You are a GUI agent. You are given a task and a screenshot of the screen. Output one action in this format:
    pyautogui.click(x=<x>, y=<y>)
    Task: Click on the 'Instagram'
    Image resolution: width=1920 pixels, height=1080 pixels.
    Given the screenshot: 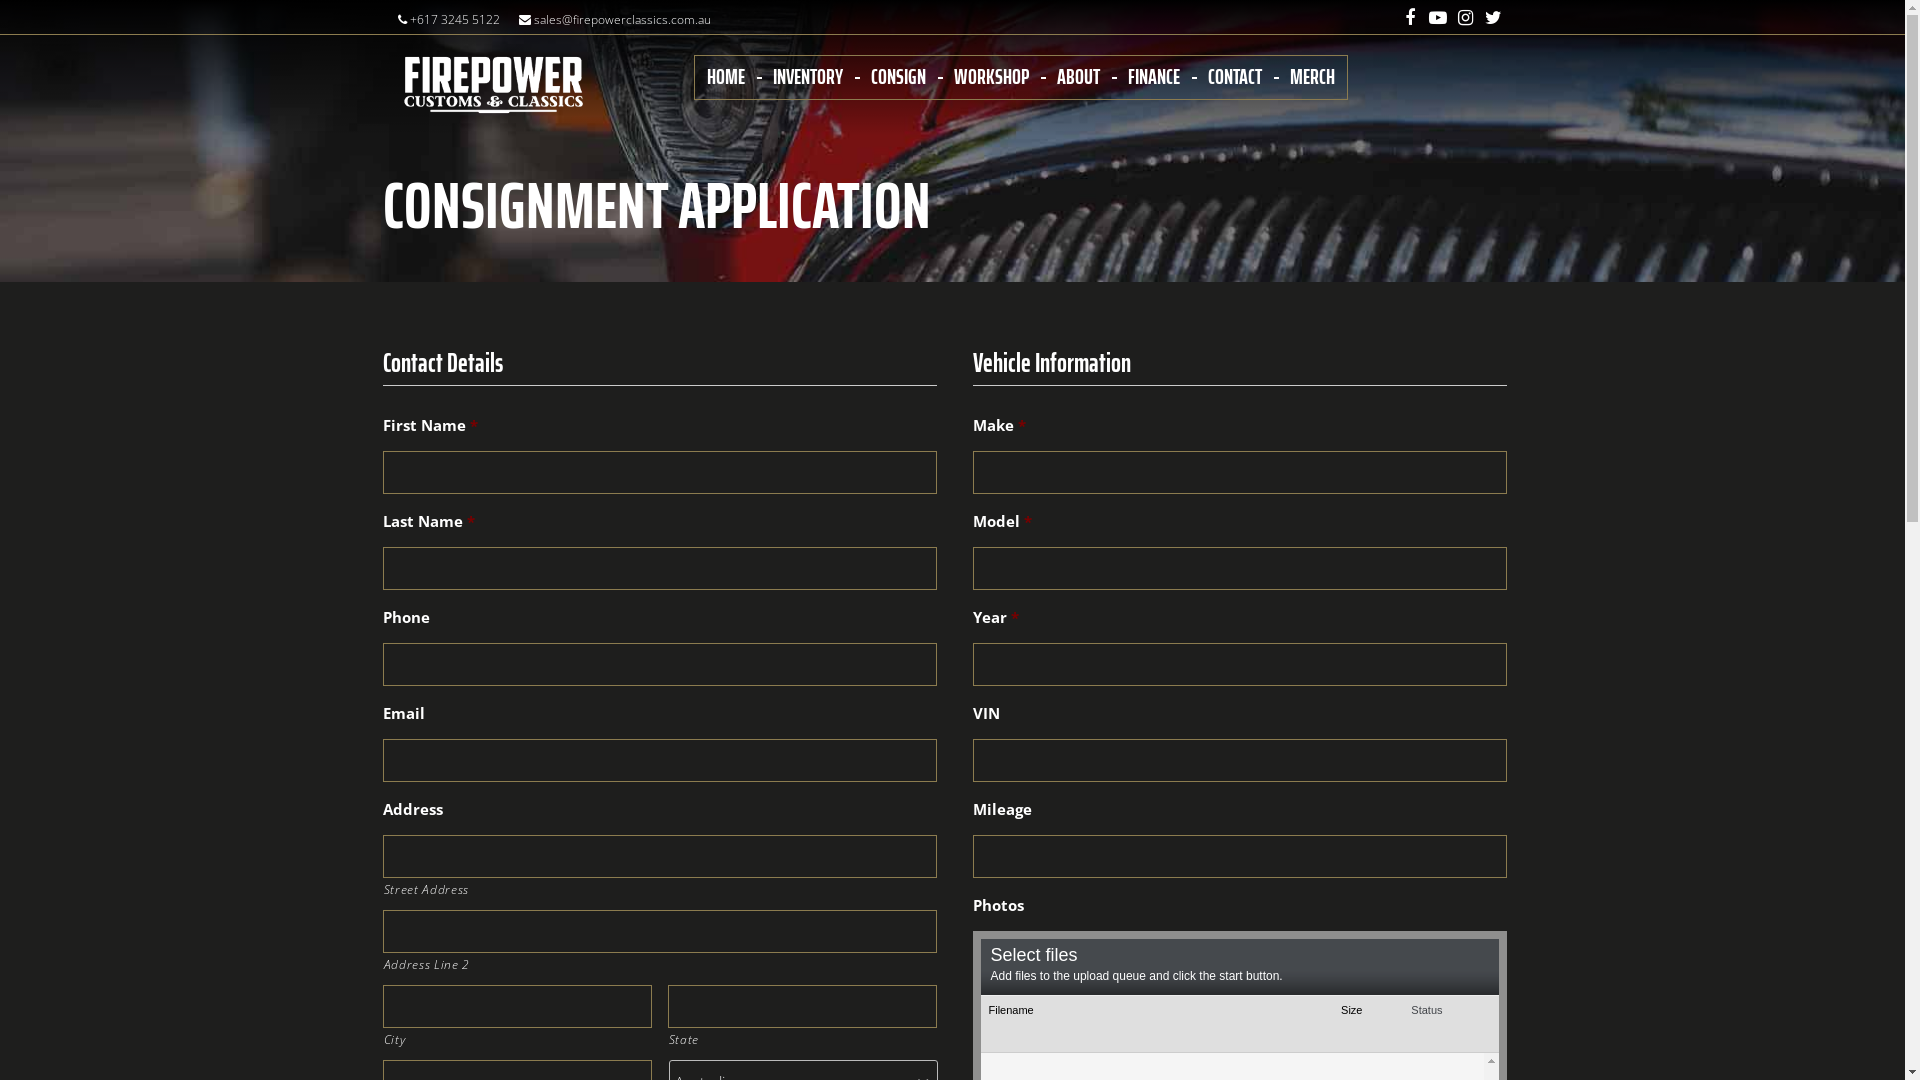 What is the action you would take?
    pyautogui.click(x=1465, y=18)
    